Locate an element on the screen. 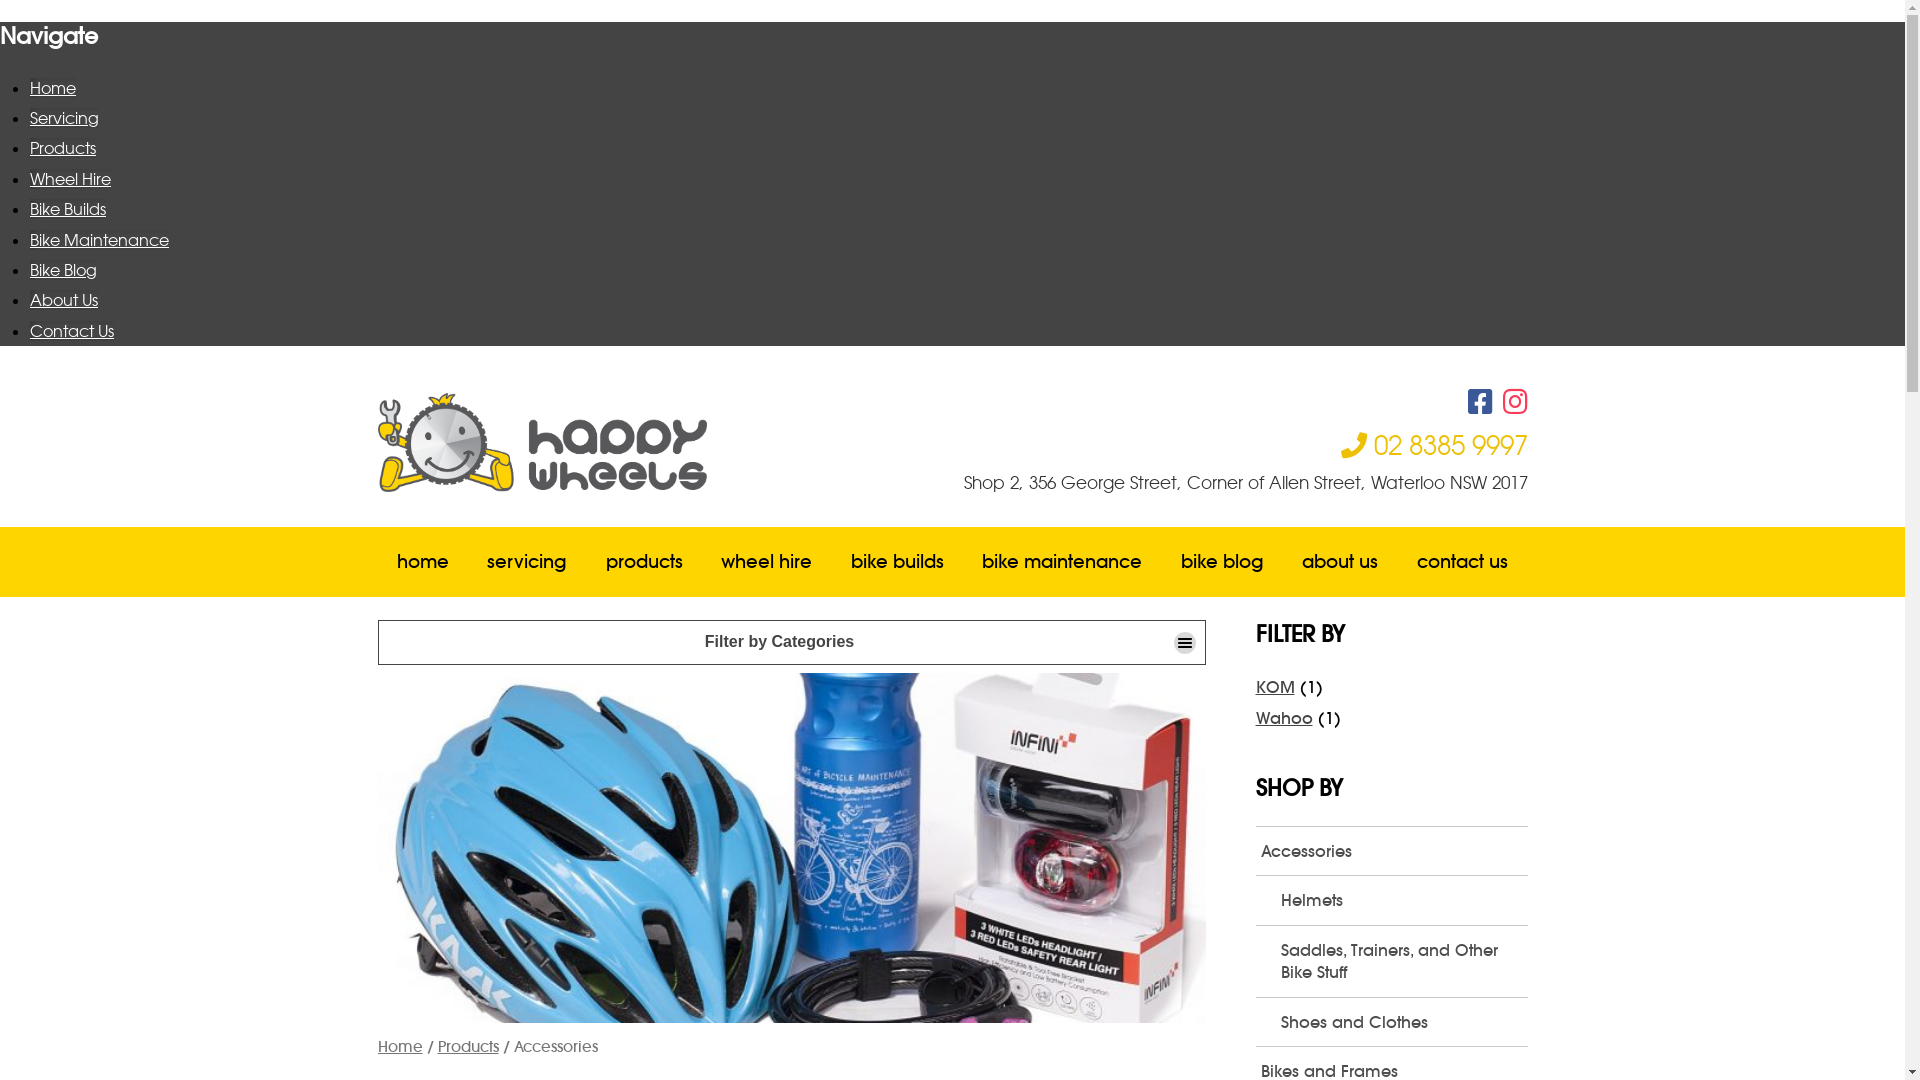  'Bike Maintenance' is located at coordinates (29, 238).